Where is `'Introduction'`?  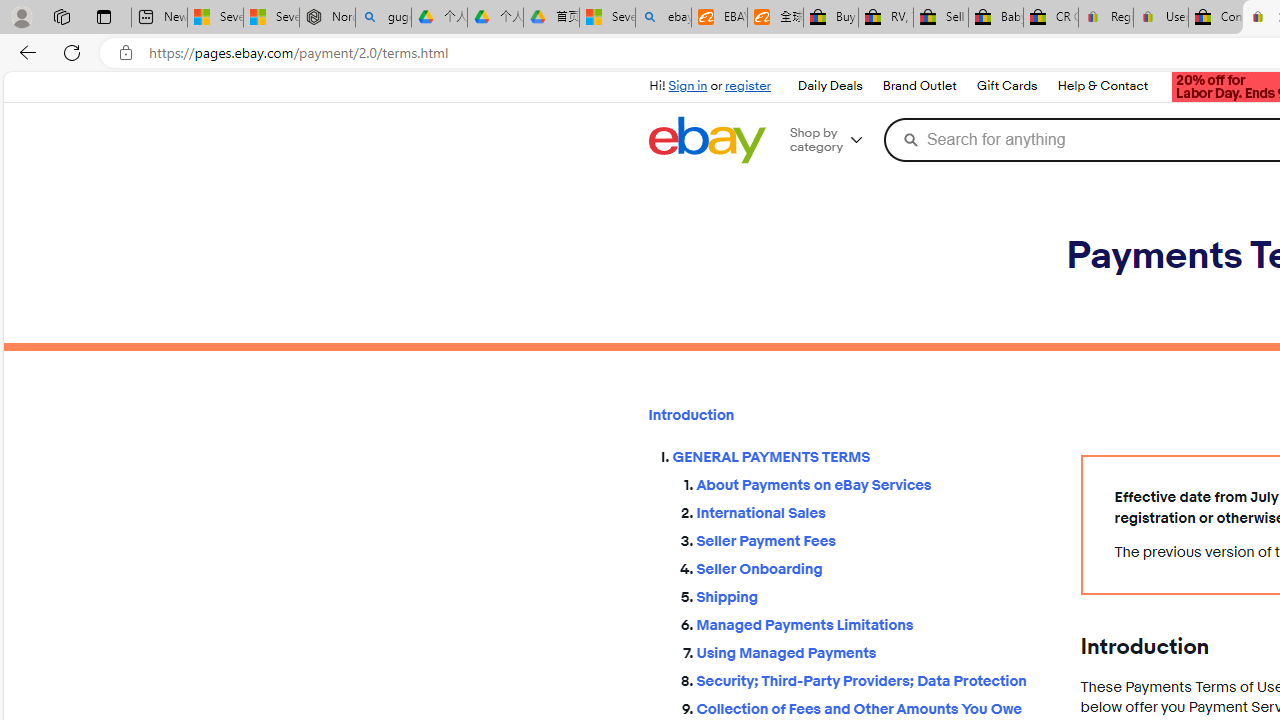
'Introduction' is located at coordinates (848, 414).